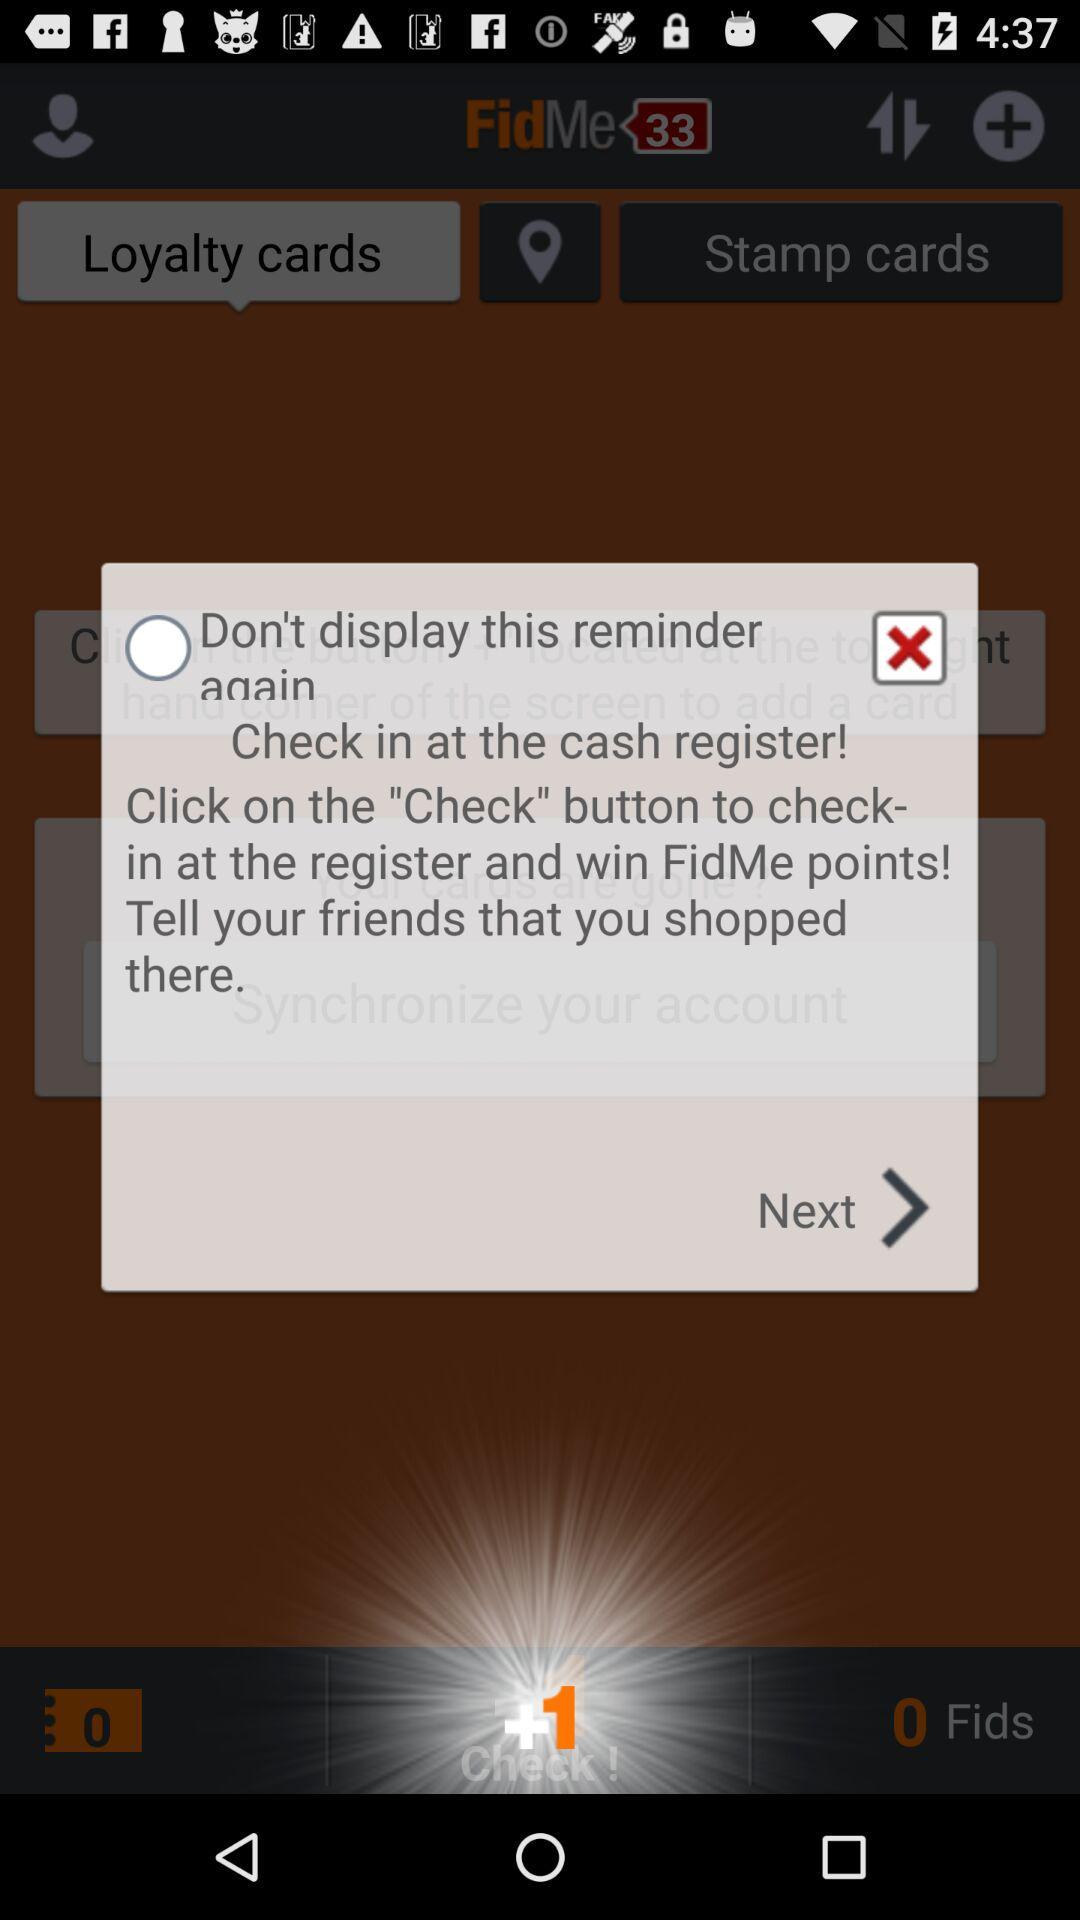 Image resolution: width=1080 pixels, height=1920 pixels. What do you see at coordinates (909, 648) in the screenshot?
I see `icon next to don t display` at bounding box center [909, 648].